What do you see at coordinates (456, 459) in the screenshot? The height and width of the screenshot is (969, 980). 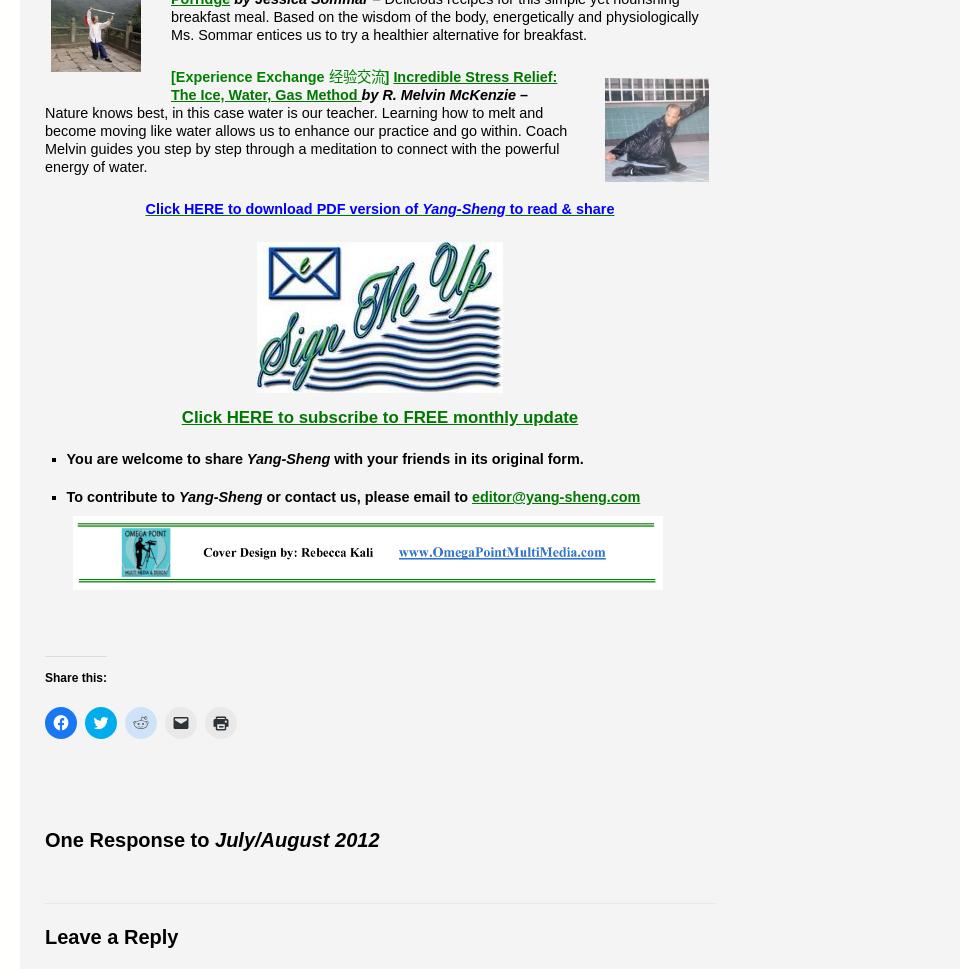 I see `'with your friends in its original form.'` at bounding box center [456, 459].